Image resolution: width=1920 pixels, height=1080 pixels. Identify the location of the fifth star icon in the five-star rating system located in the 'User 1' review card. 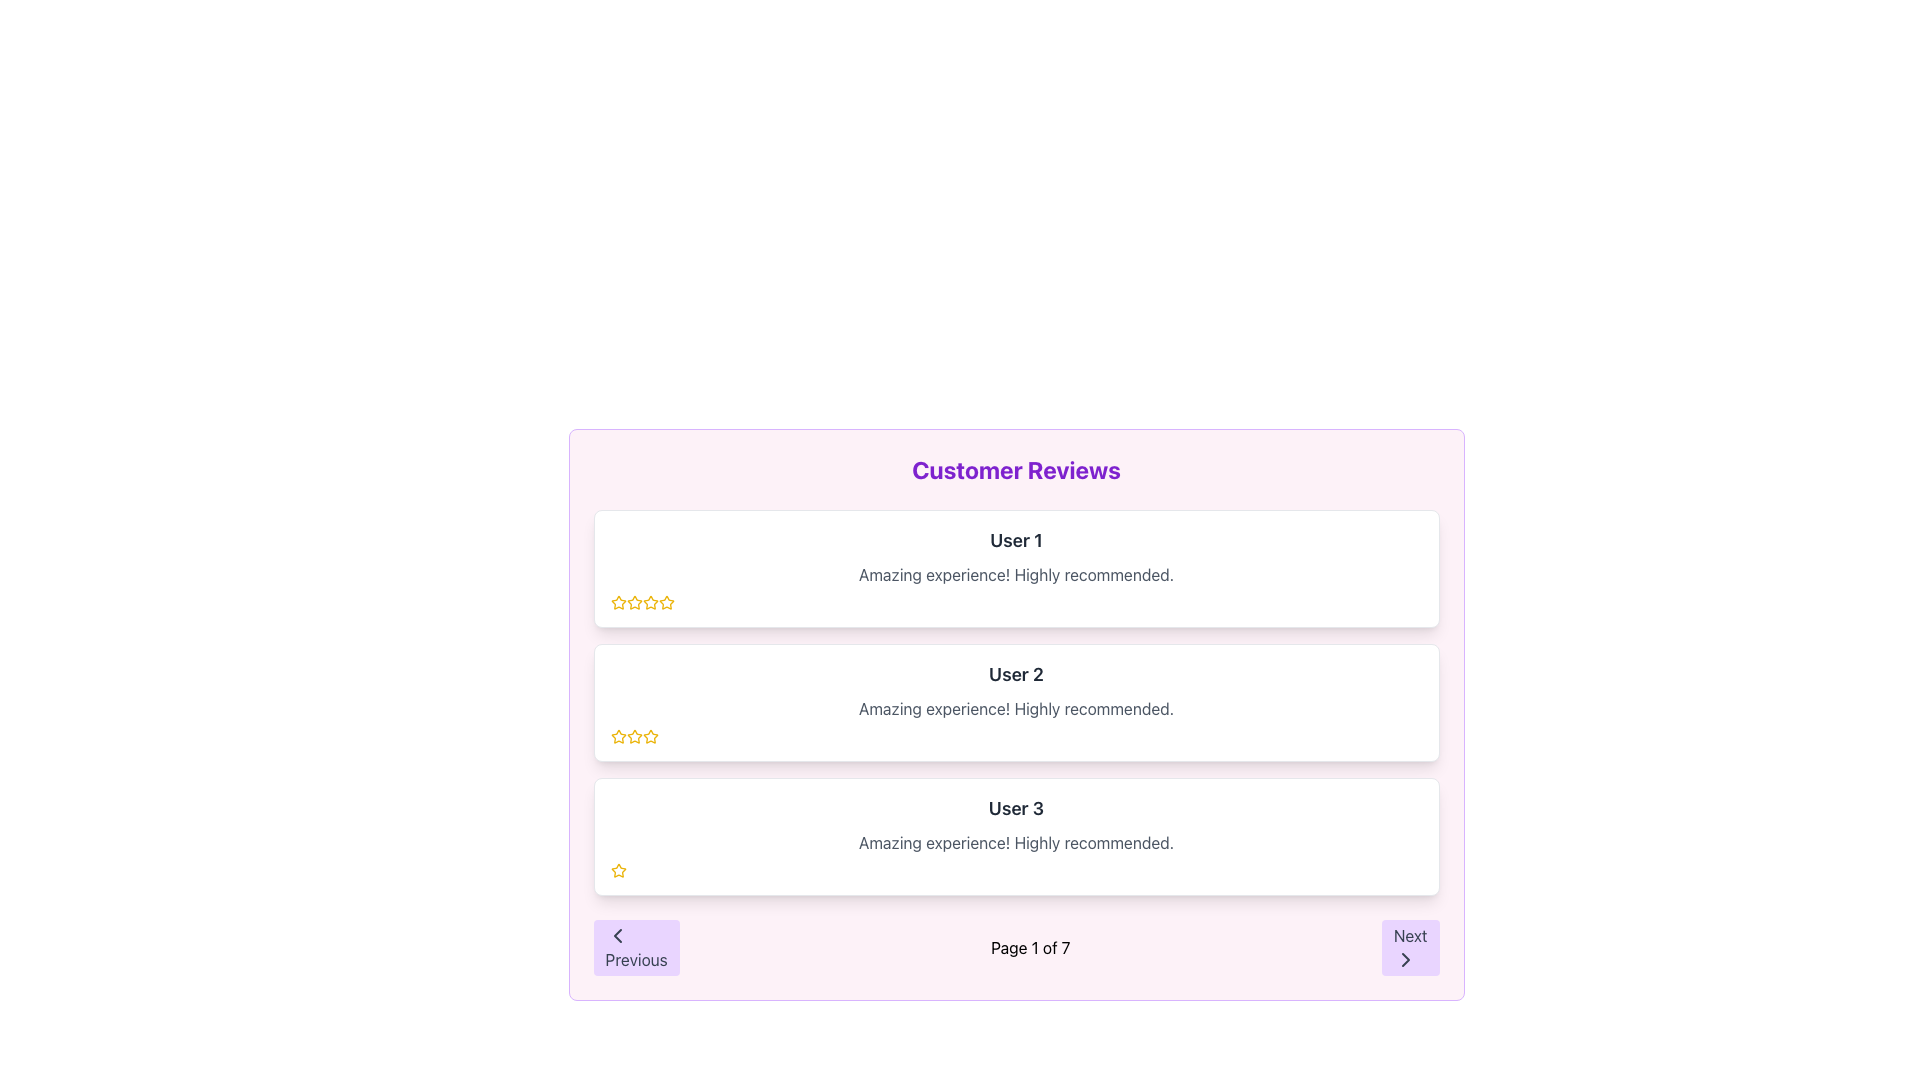
(666, 601).